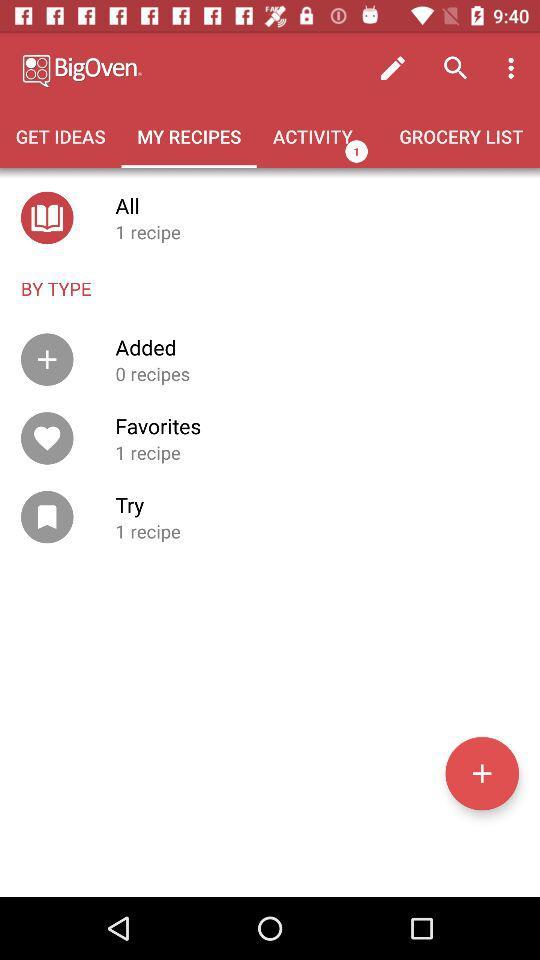 This screenshot has width=540, height=960. I want to click on more details, so click(481, 772).